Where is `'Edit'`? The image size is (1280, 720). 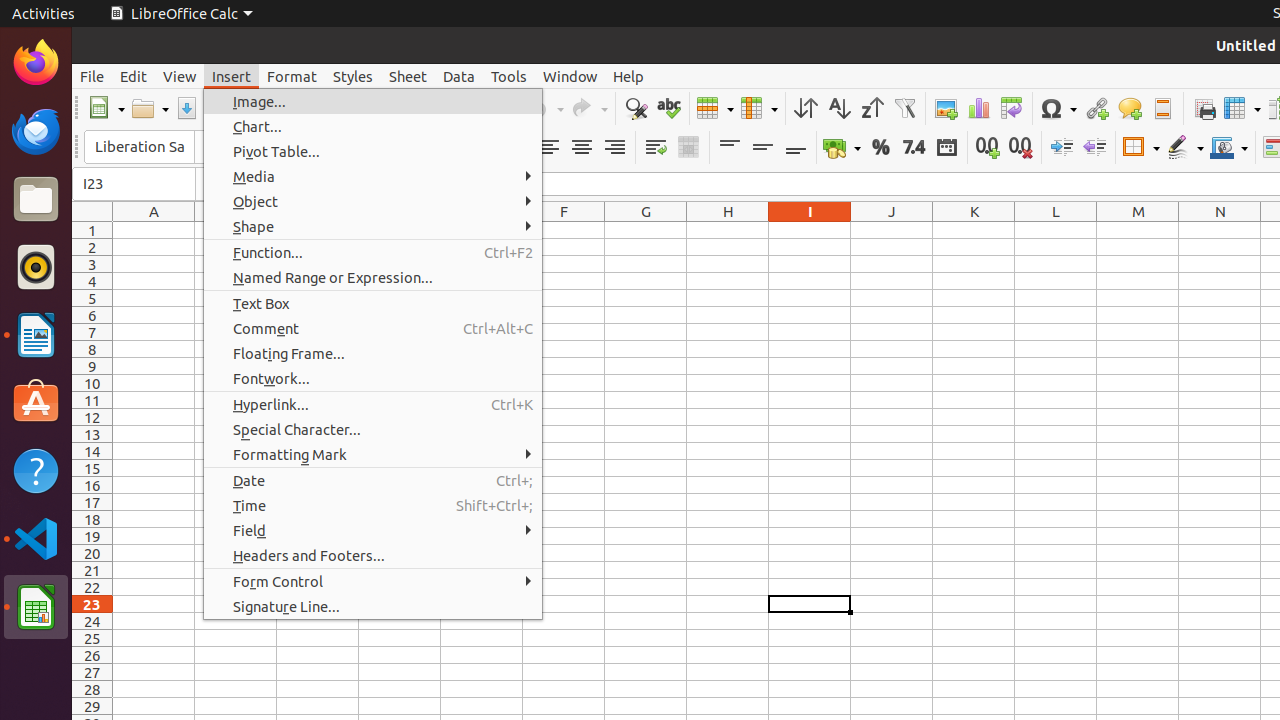
'Edit' is located at coordinates (132, 75).